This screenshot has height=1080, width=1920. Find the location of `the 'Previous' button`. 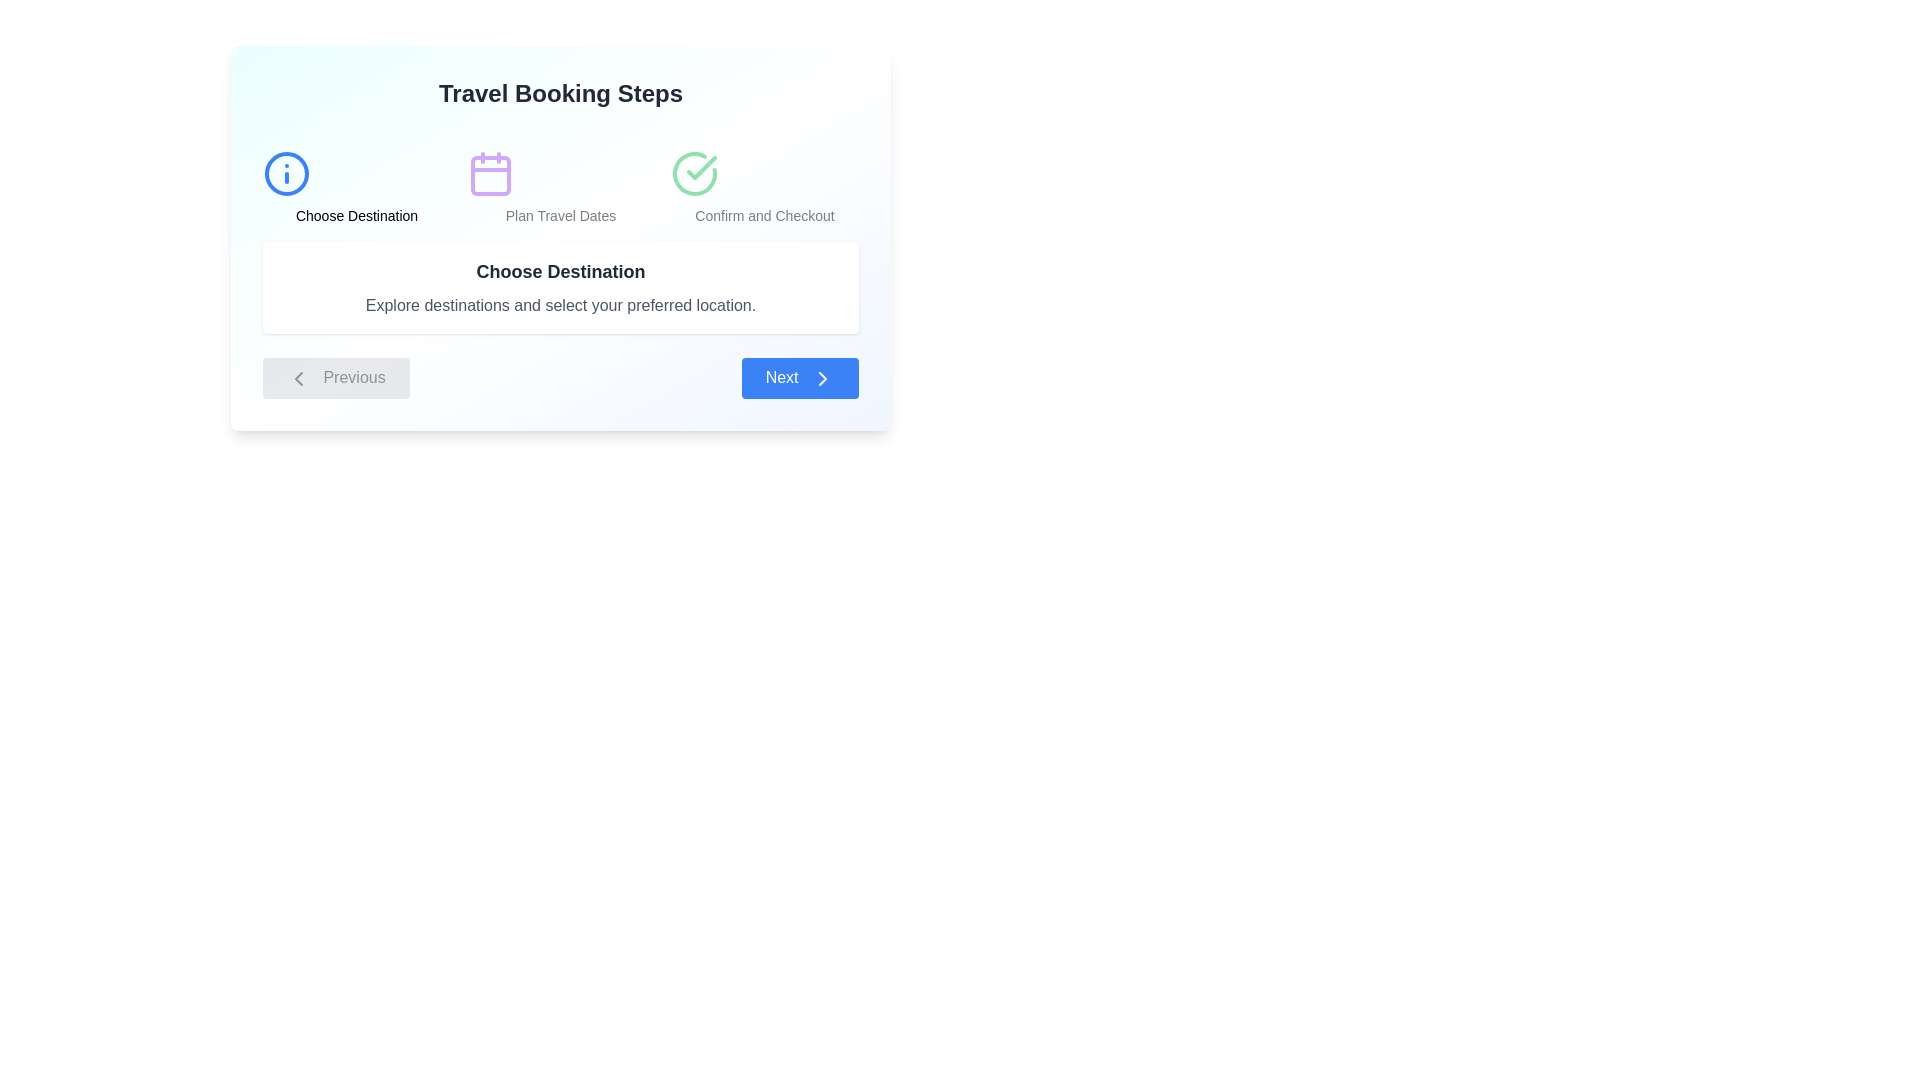

the 'Previous' button is located at coordinates (336, 378).